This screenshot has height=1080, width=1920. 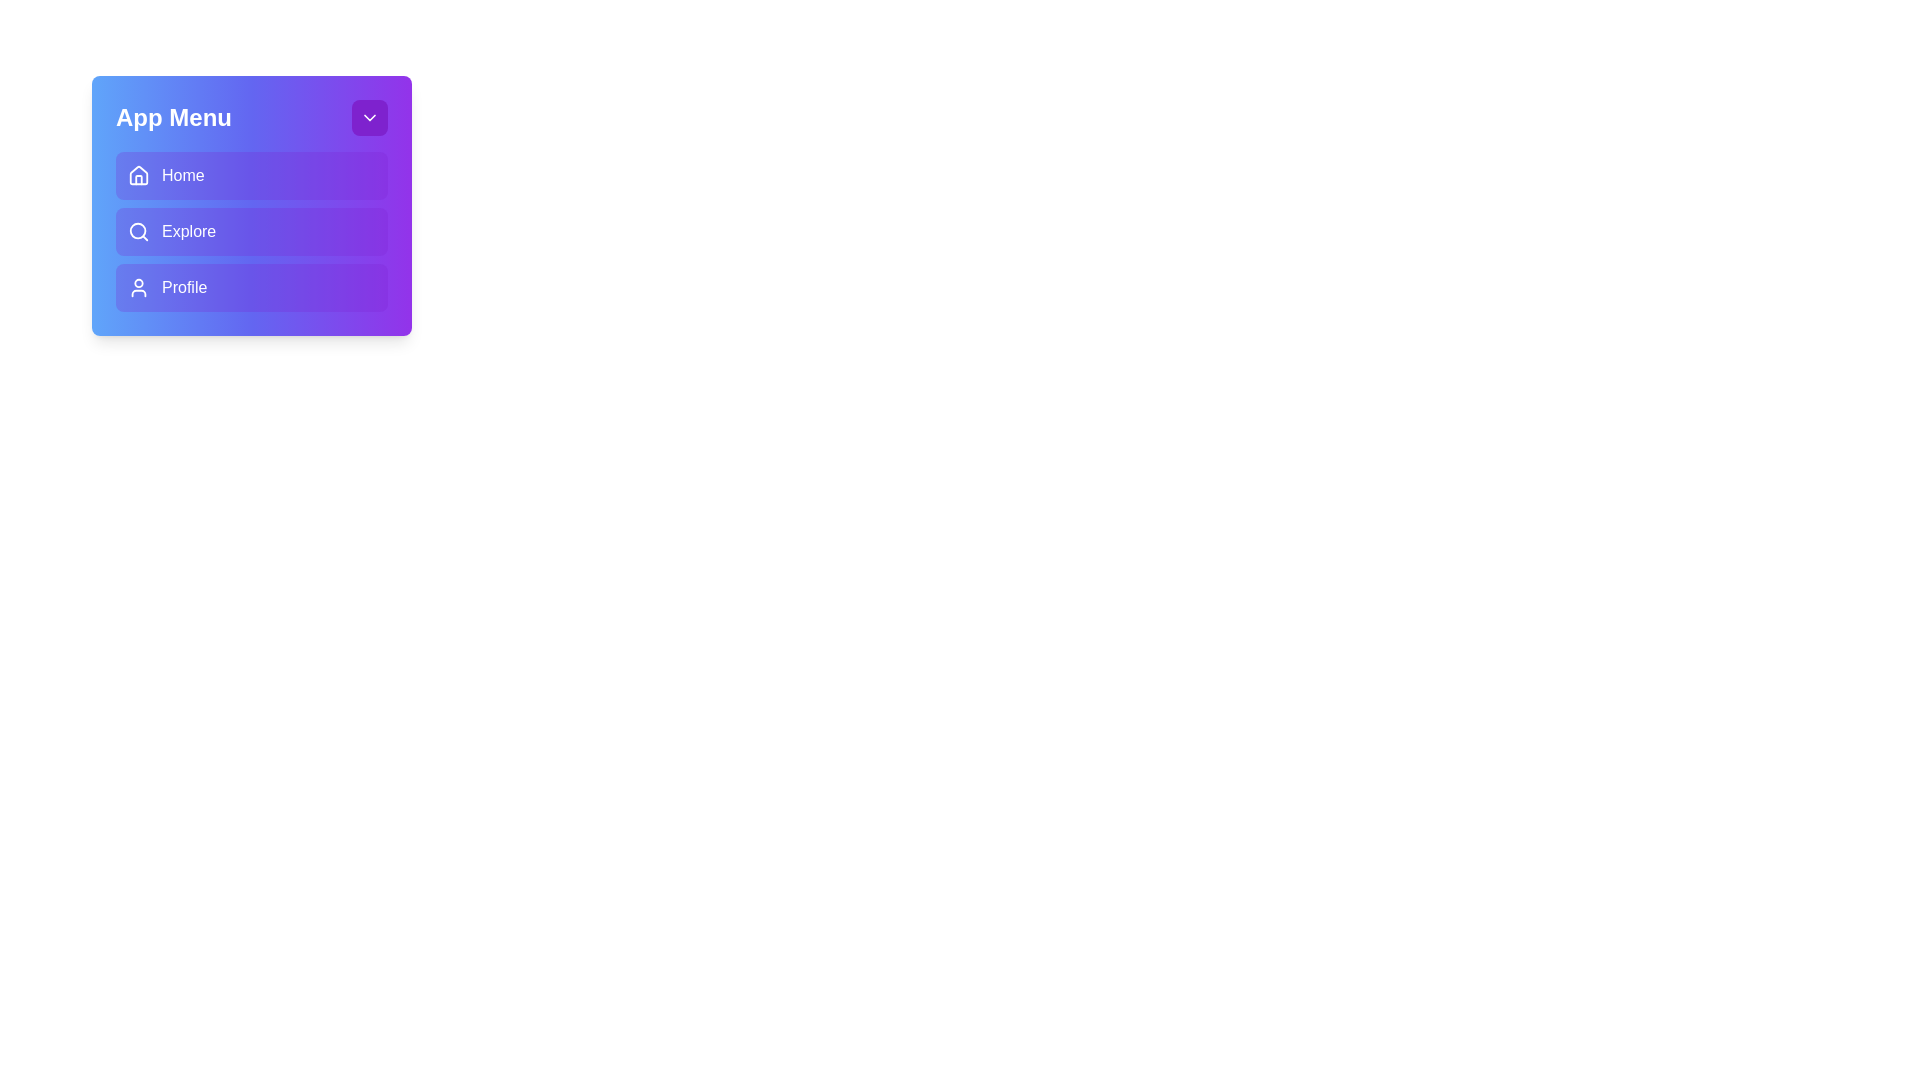 I want to click on the 'Profile' button, which is a rectangular button with white text on a purple gradient background, located at the bottom of the menu on the left side of the interface, so click(x=184, y=288).